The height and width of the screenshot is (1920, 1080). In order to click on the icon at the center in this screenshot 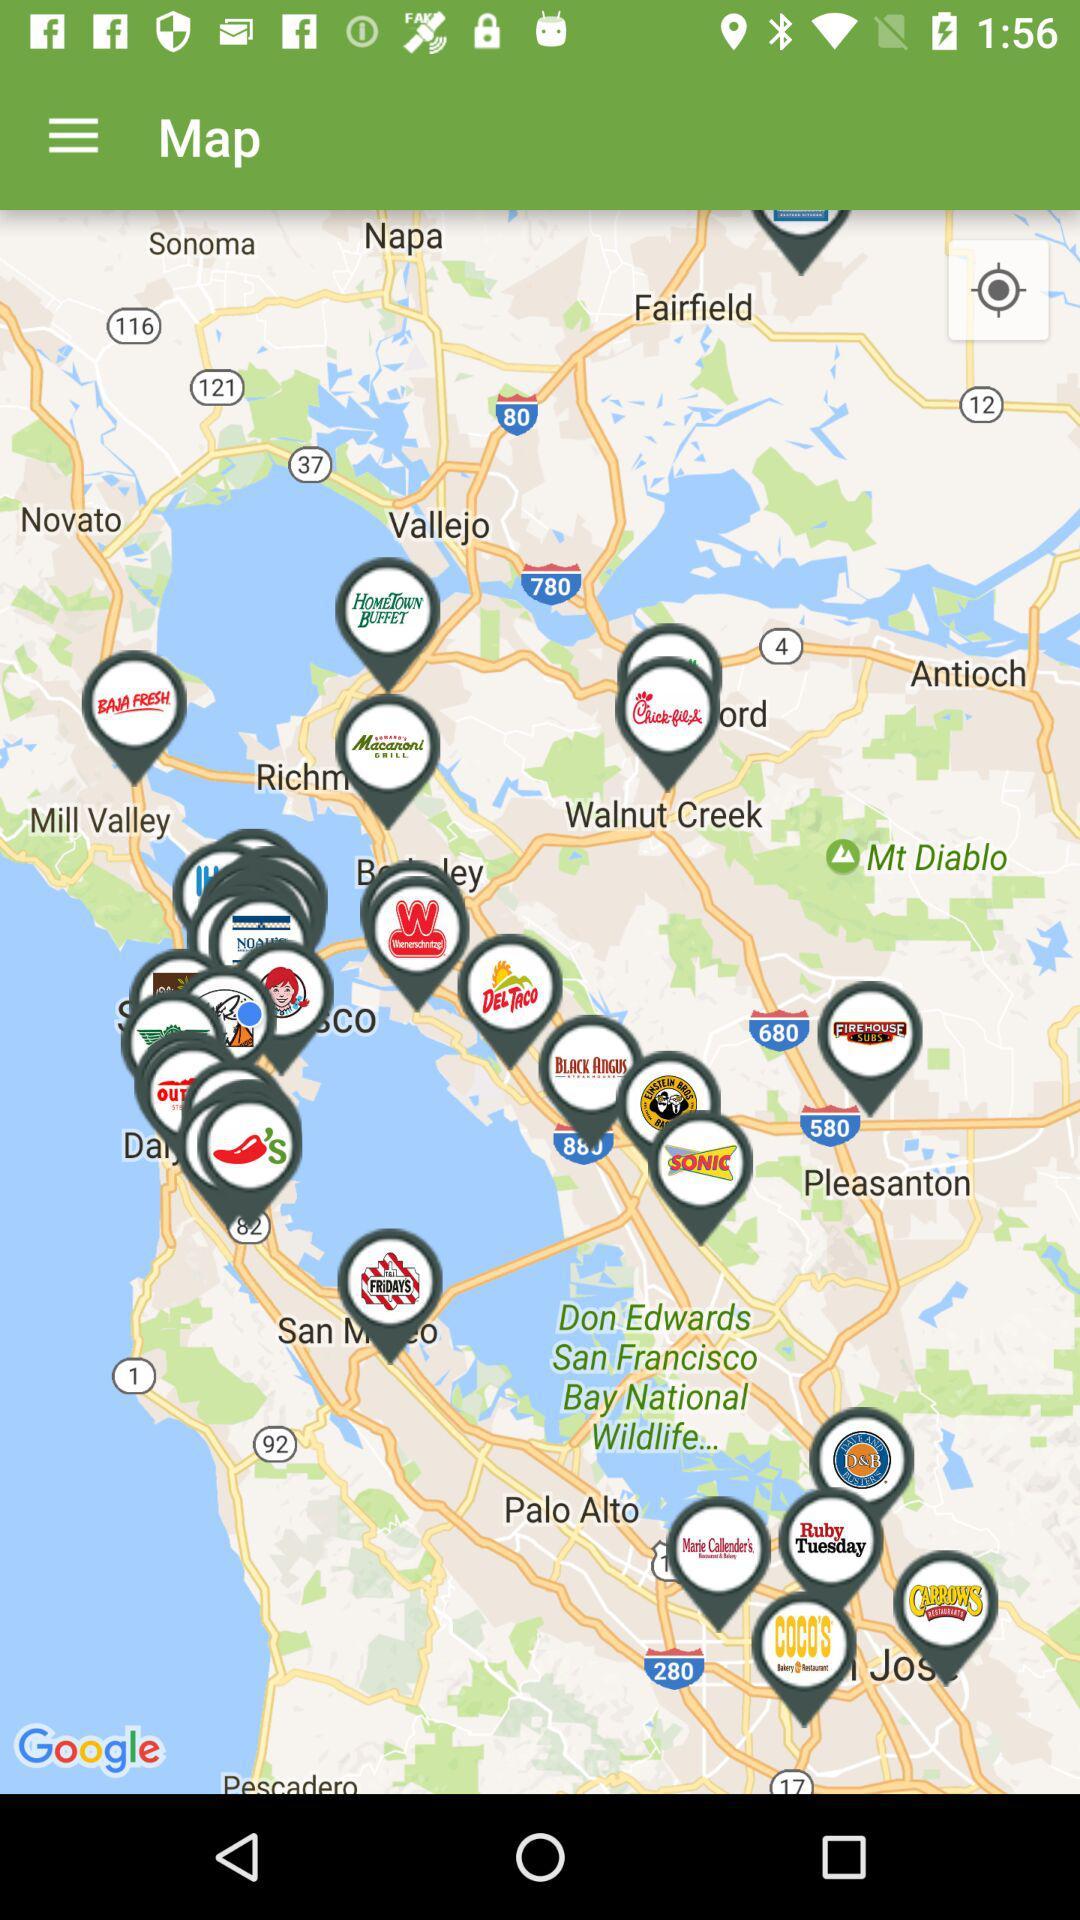, I will do `click(540, 1002)`.